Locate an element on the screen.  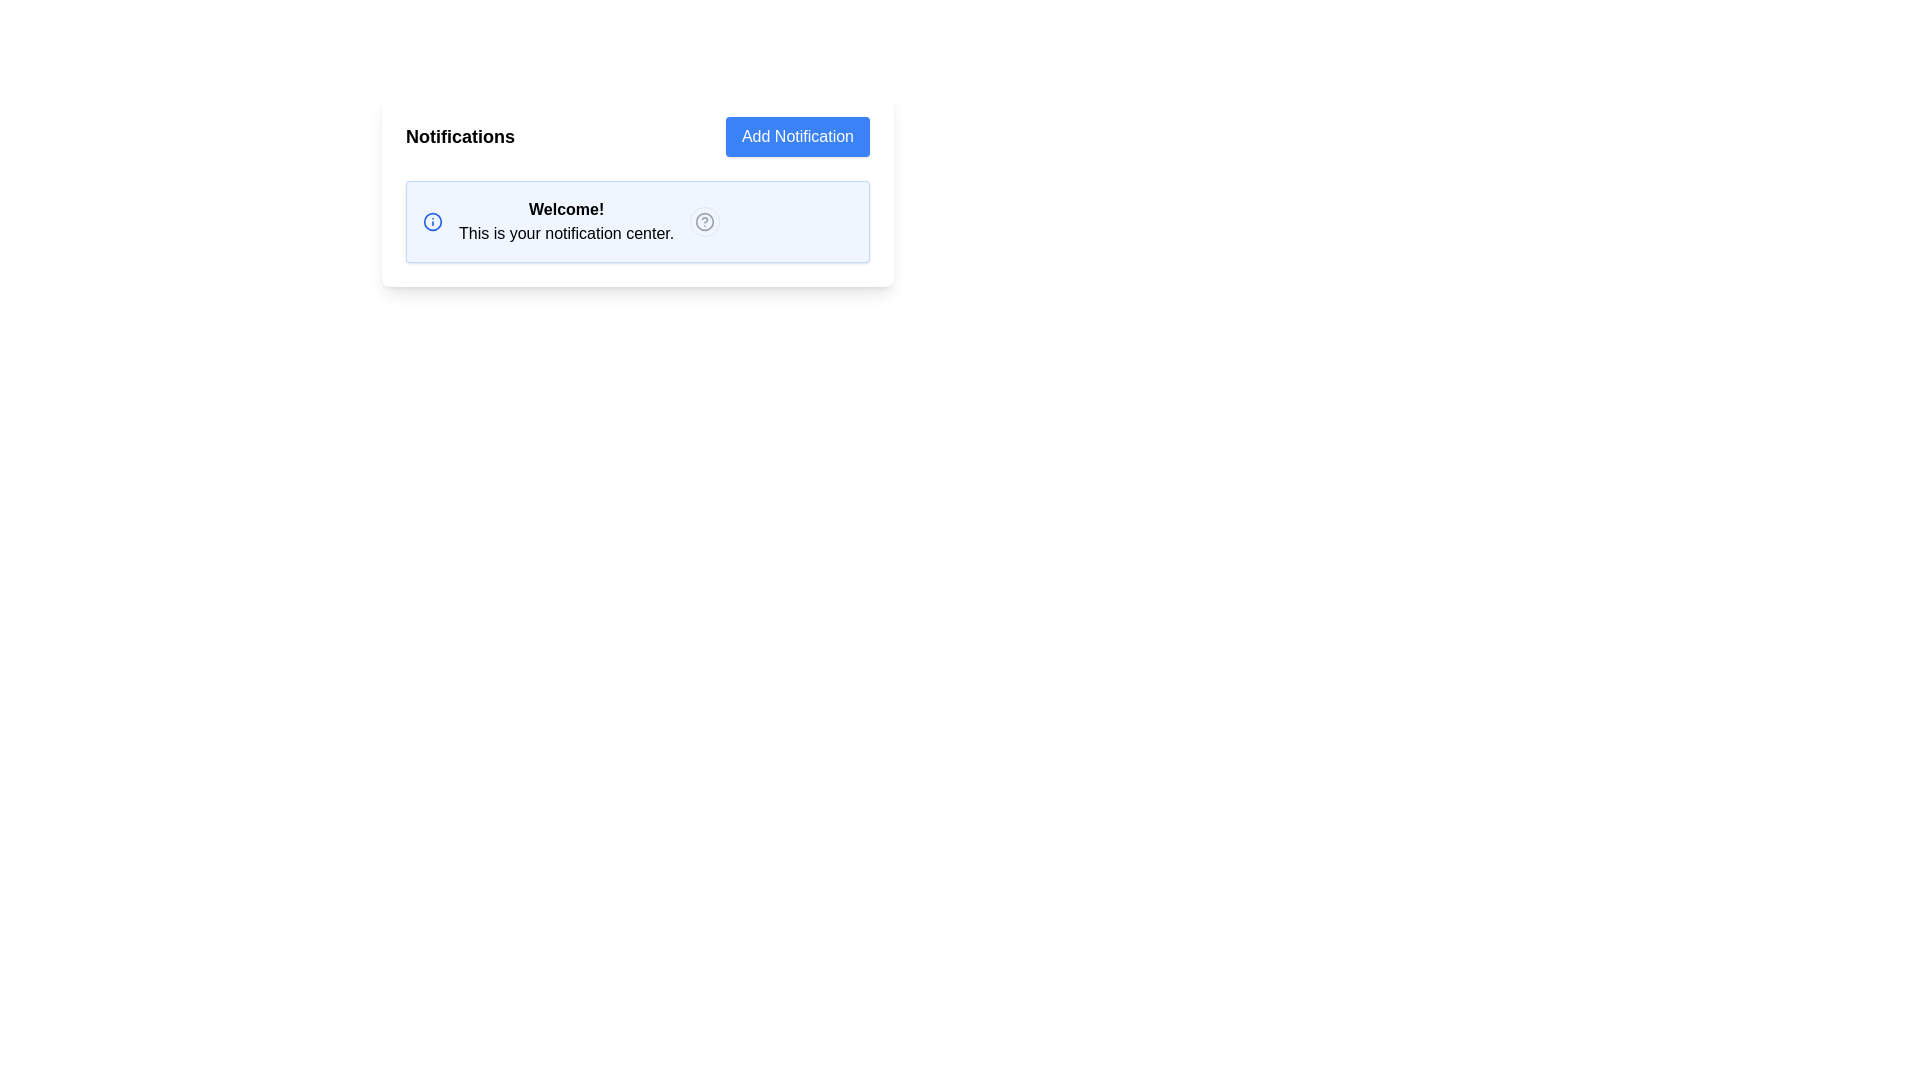
the informational static text label located below the bold 'Welcome!' text in the notification center is located at coordinates (565, 233).